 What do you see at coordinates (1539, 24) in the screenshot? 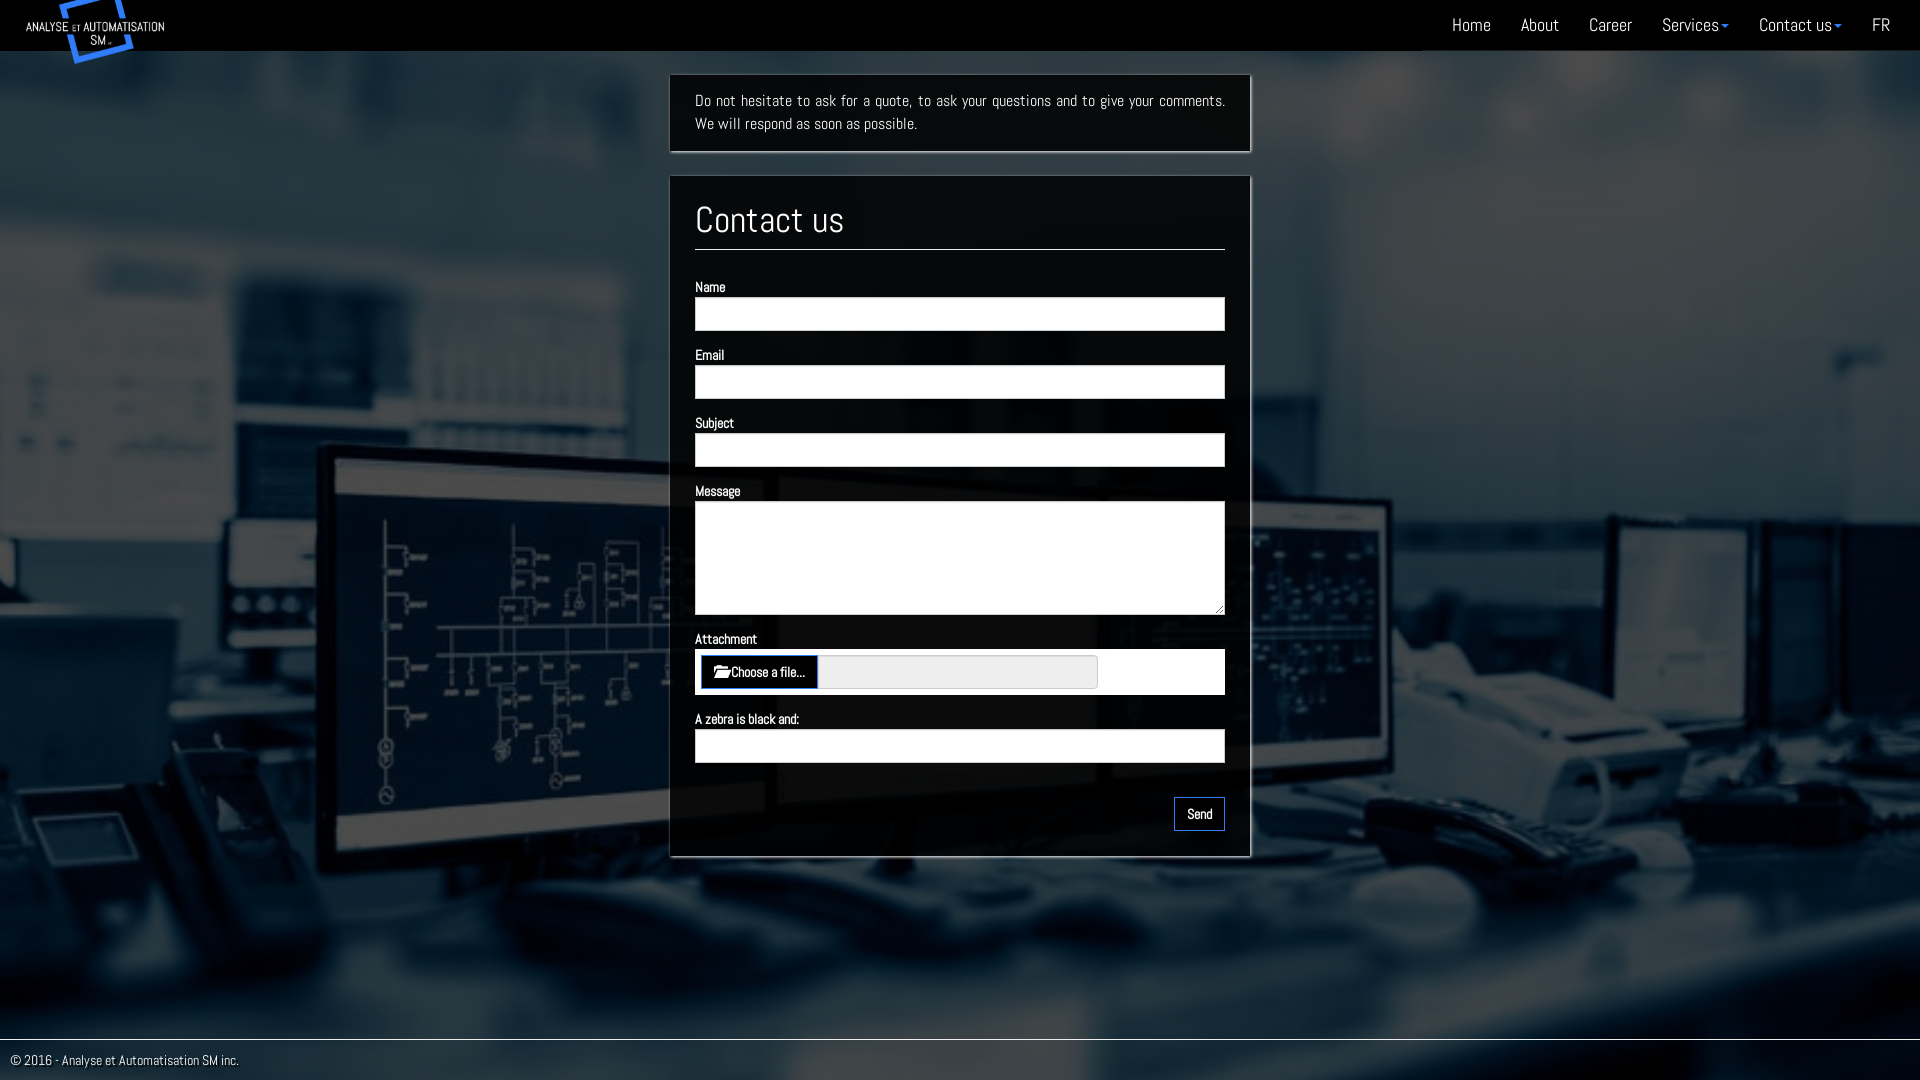
I see `'About'` at bounding box center [1539, 24].